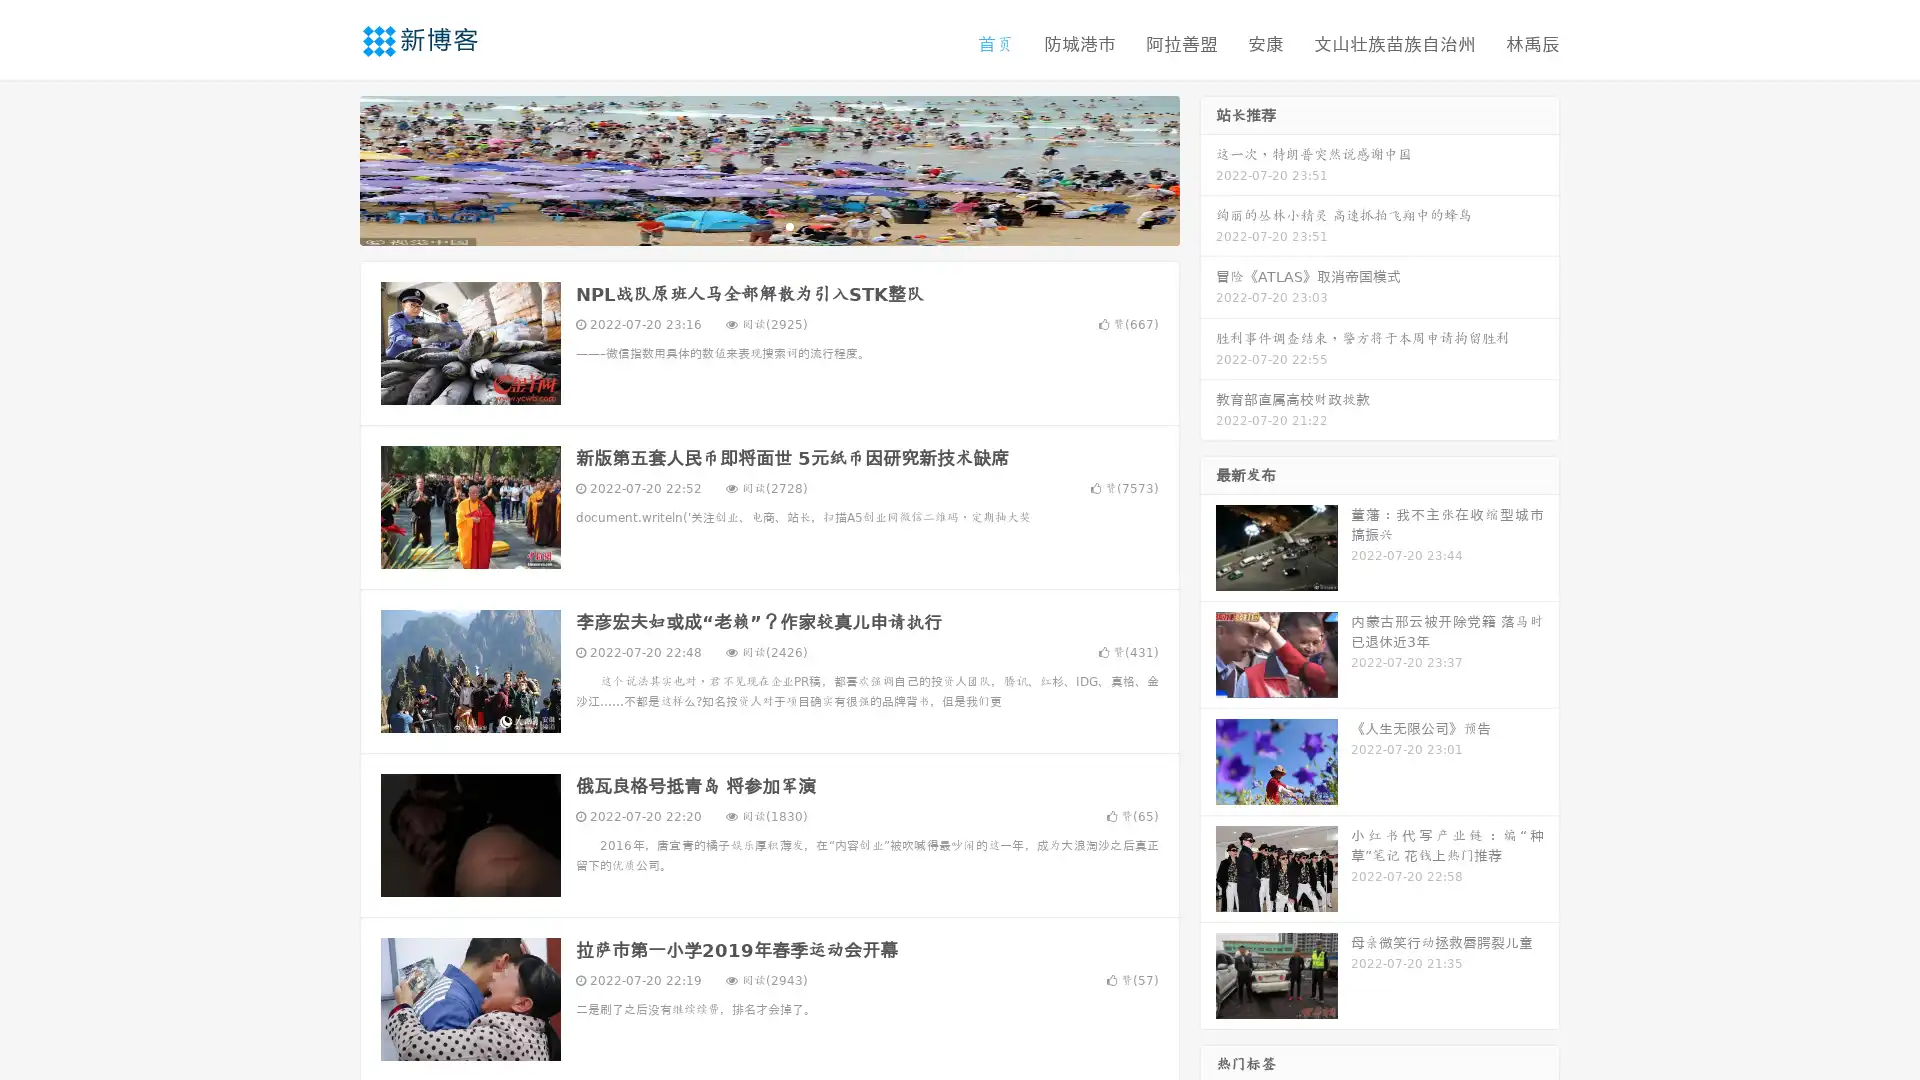 The width and height of the screenshot is (1920, 1080). I want to click on Next slide, so click(1208, 168).